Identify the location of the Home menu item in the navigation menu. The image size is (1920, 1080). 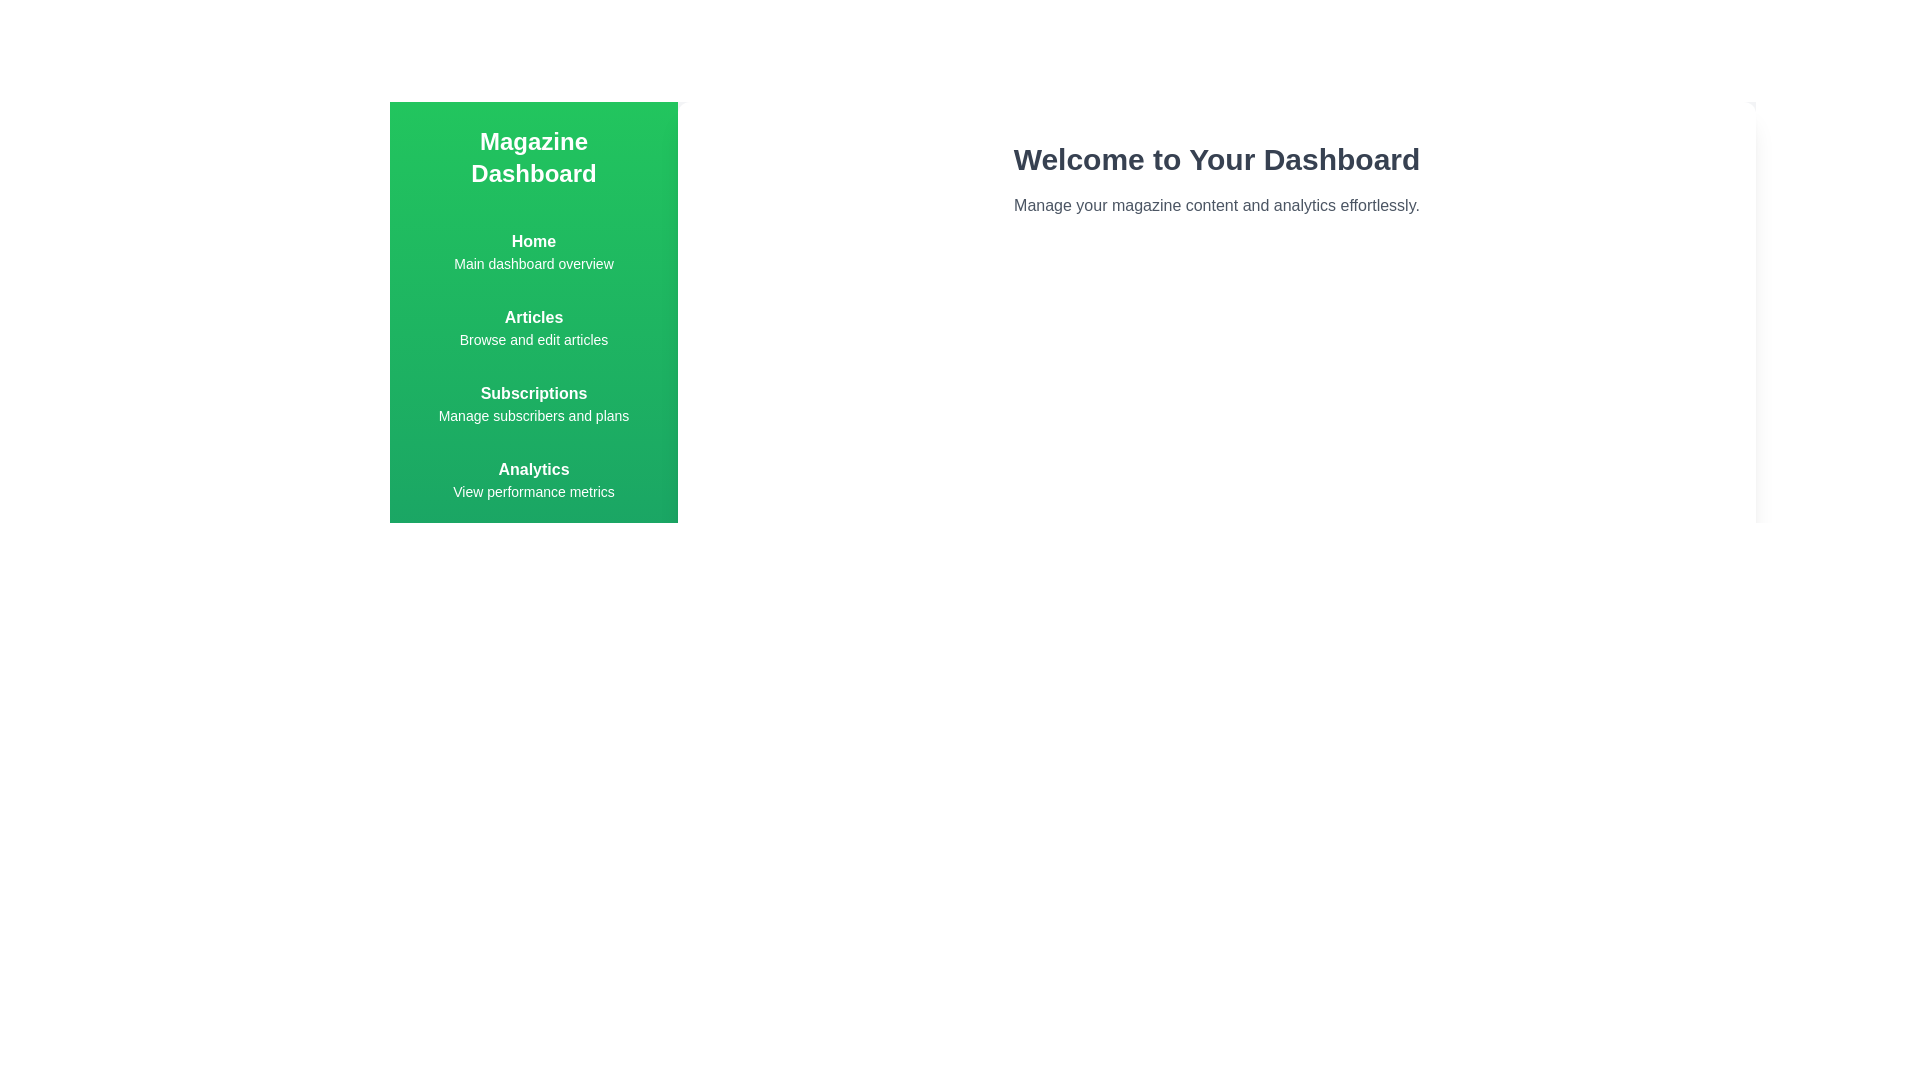
(533, 250).